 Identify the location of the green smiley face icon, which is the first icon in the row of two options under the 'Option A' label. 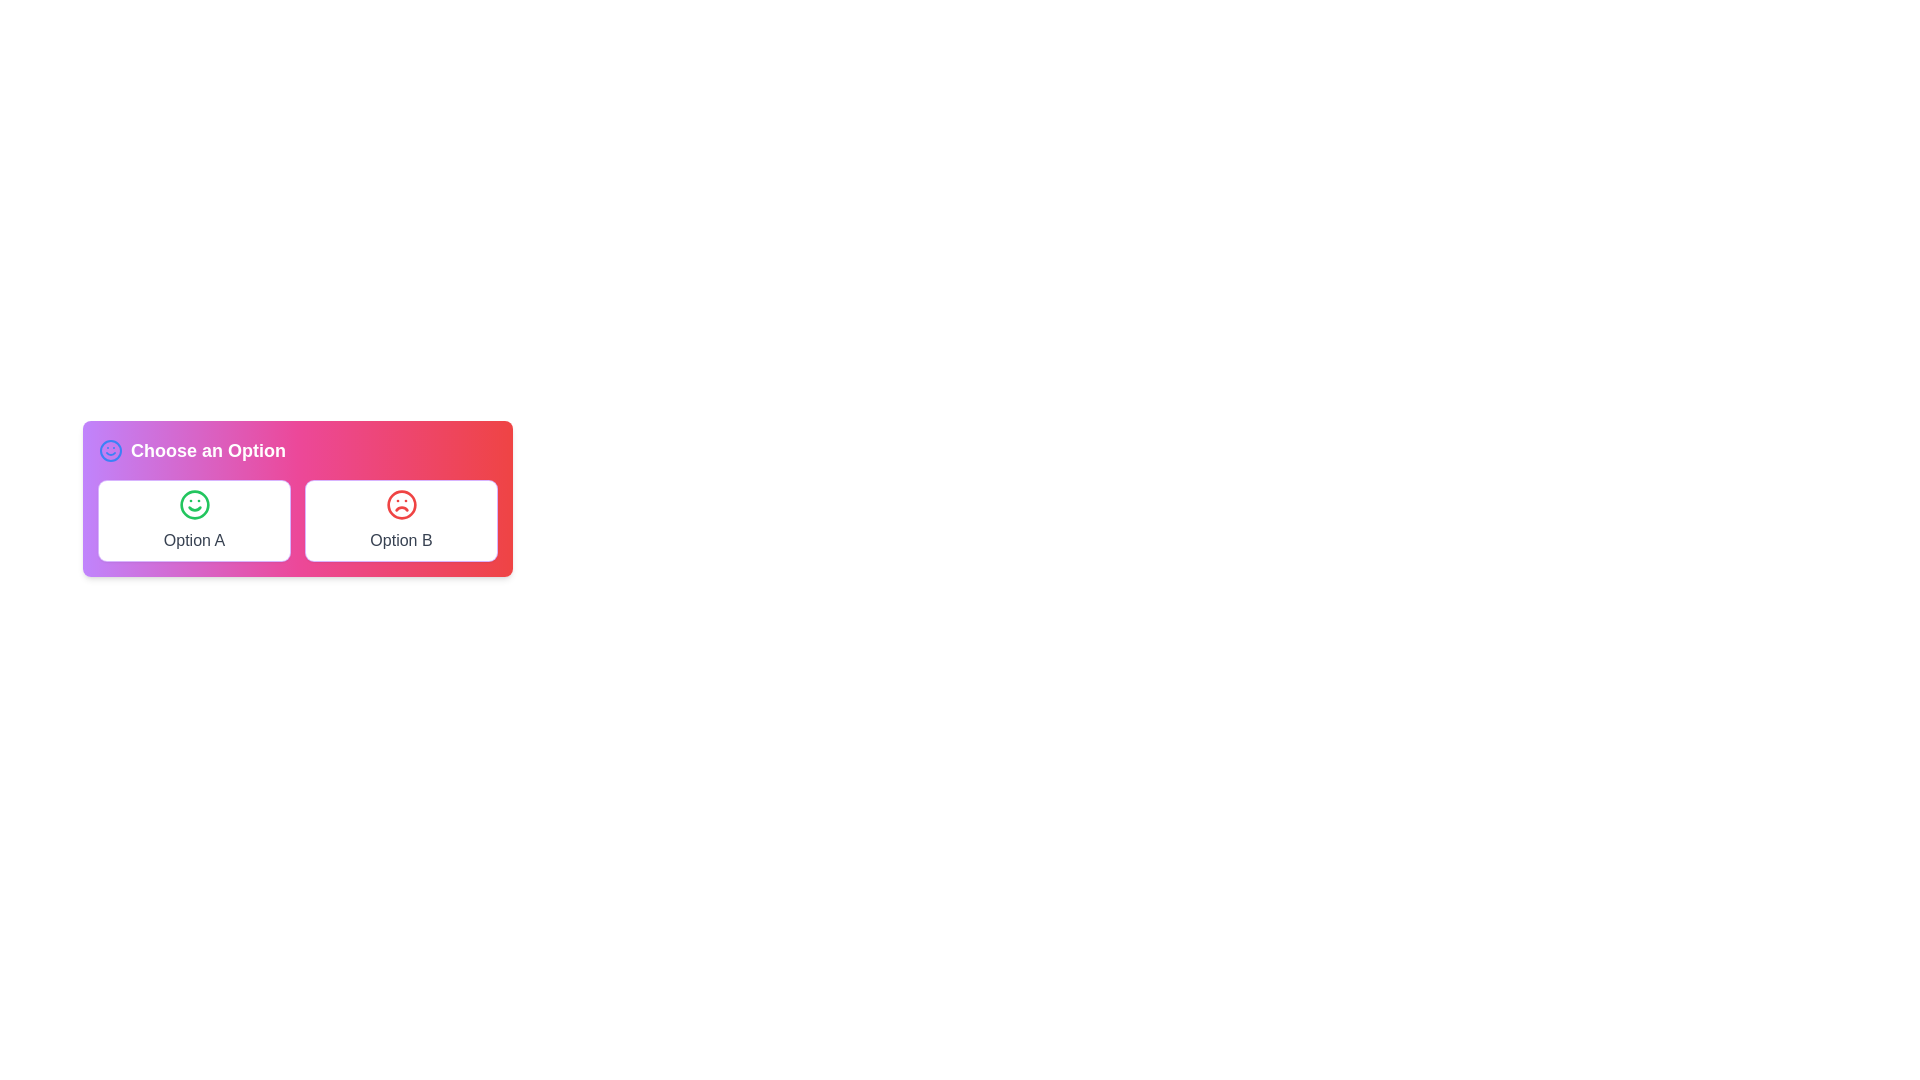
(194, 504).